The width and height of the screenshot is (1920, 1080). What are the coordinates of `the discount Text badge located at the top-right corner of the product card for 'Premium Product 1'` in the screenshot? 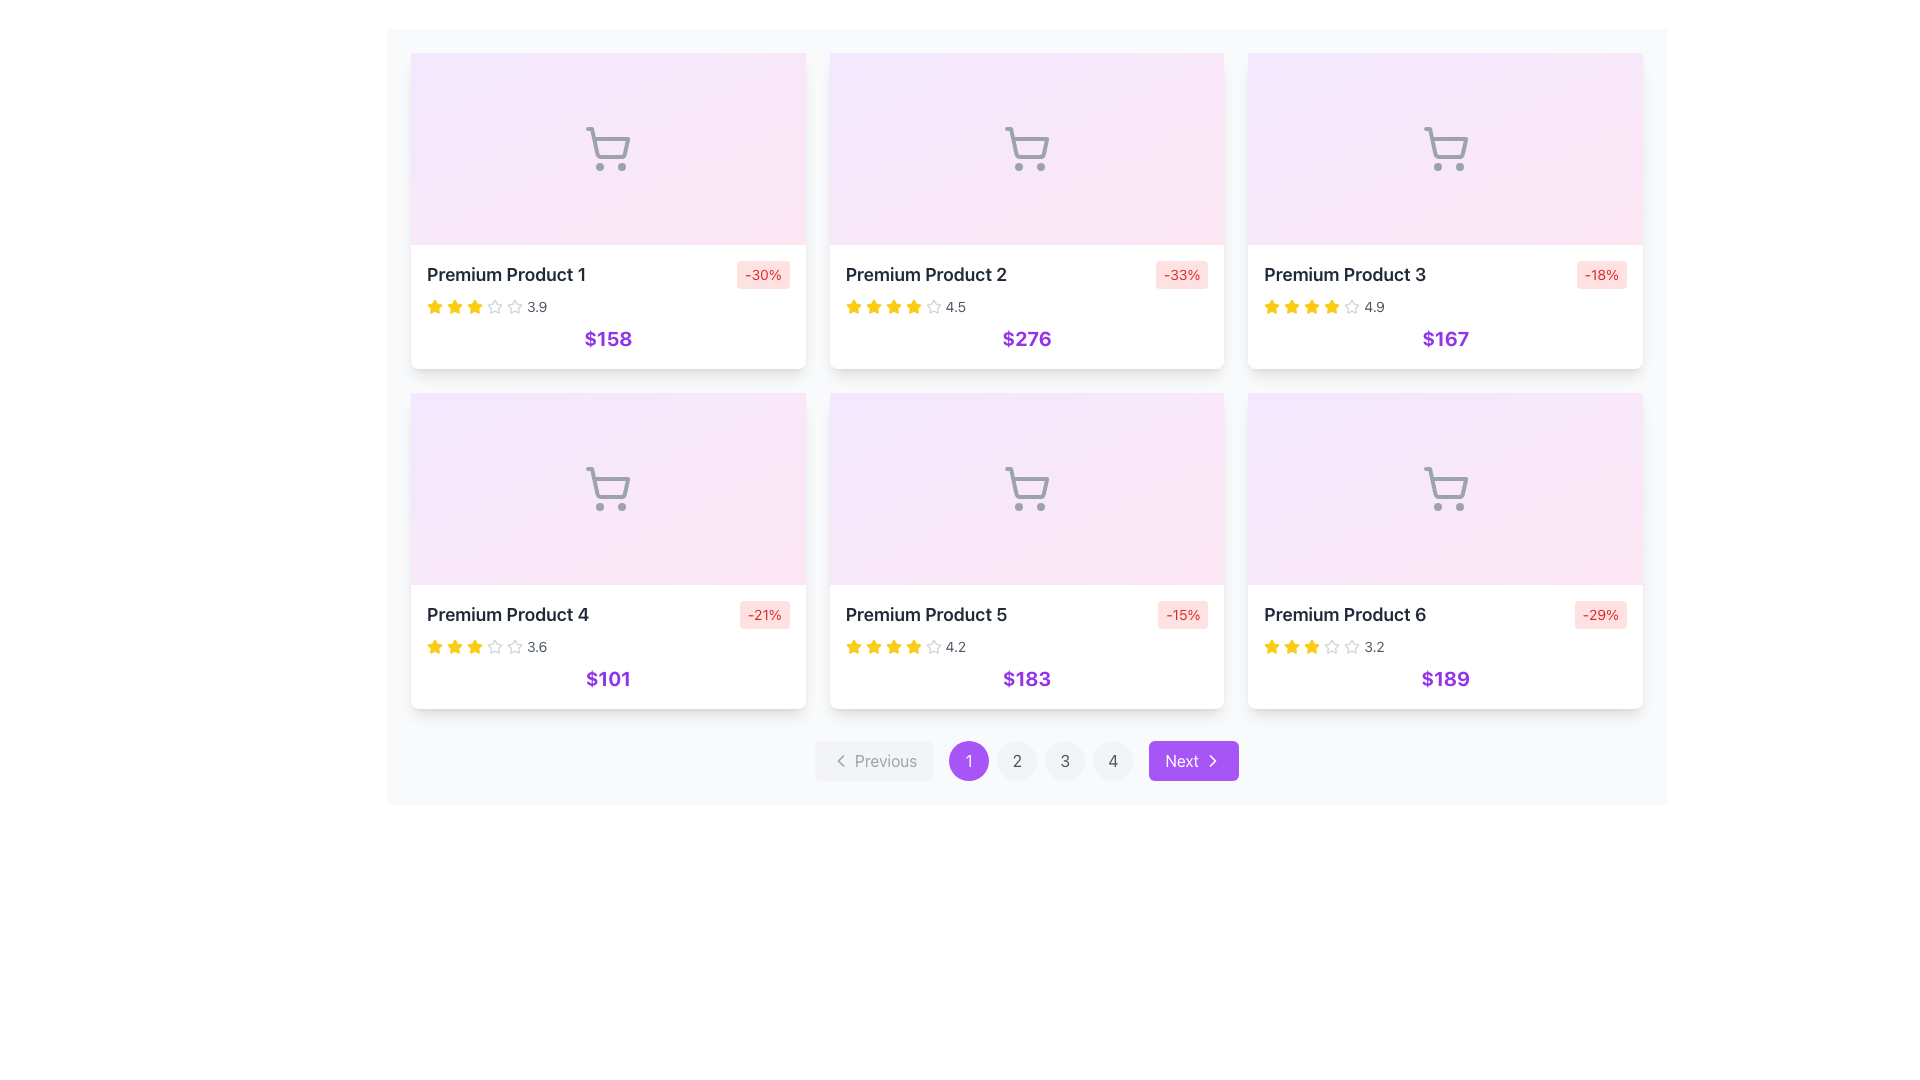 It's located at (762, 274).